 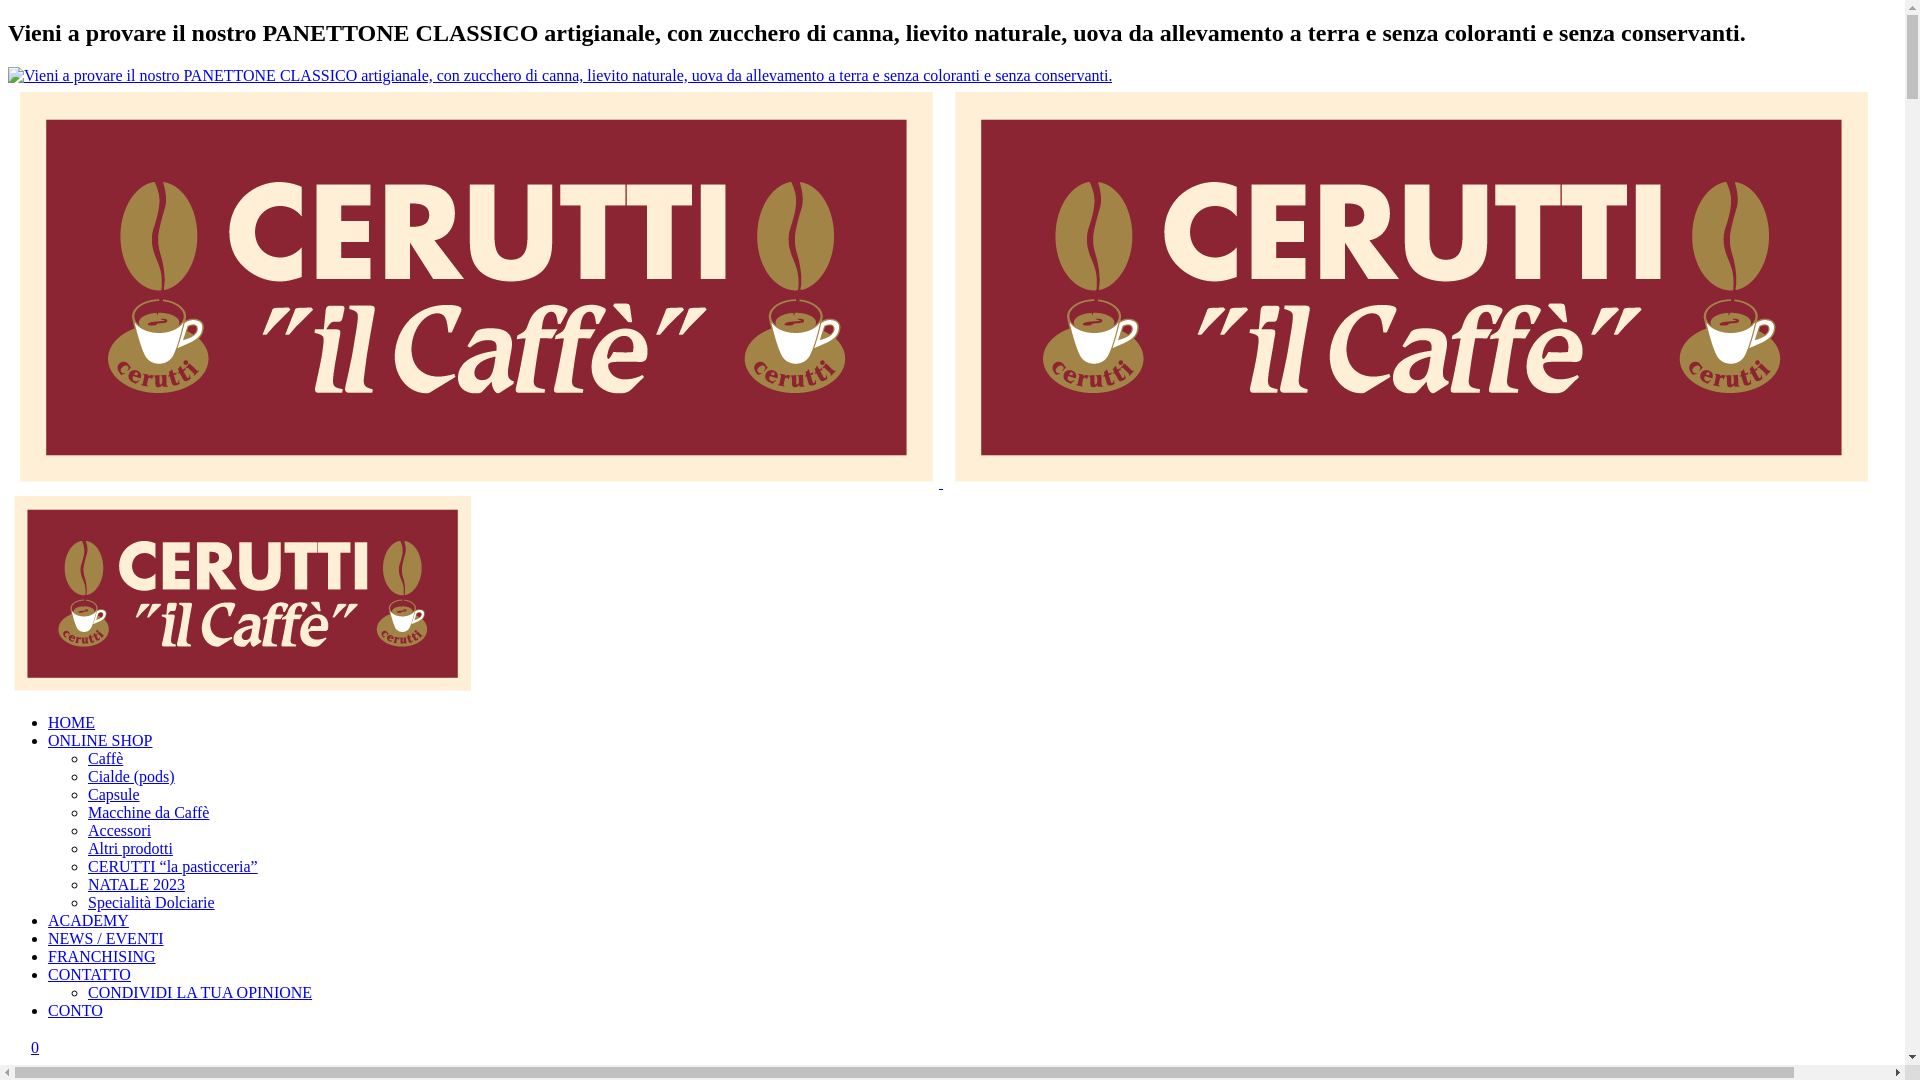 What do you see at coordinates (129, 848) in the screenshot?
I see `'Altri prodotti'` at bounding box center [129, 848].